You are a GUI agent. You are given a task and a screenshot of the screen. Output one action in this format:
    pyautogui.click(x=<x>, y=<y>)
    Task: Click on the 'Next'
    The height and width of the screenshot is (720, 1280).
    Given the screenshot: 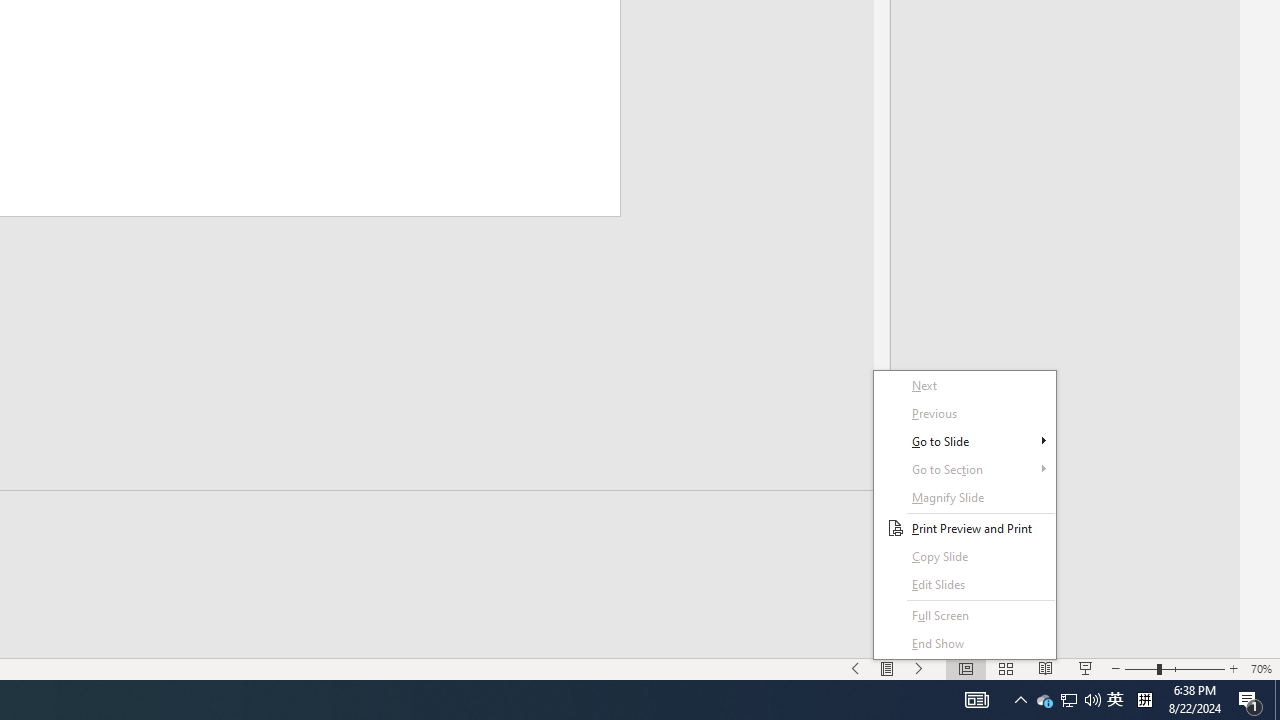 What is the action you would take?
    pyautogui.click(x=965, y=386)
    